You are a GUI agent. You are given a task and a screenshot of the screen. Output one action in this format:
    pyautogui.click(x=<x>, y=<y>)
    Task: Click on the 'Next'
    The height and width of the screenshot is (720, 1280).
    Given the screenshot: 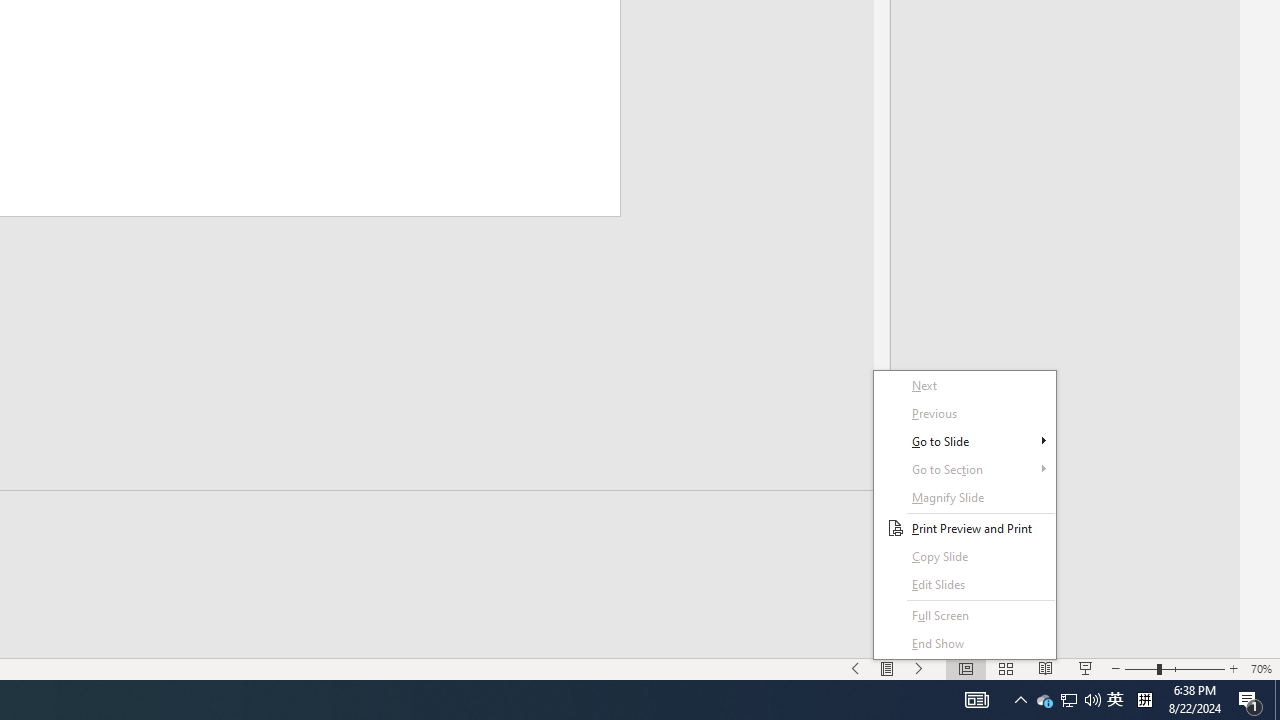 What is the action you would take?
    pyautogui.click(x=965, y=386)
    